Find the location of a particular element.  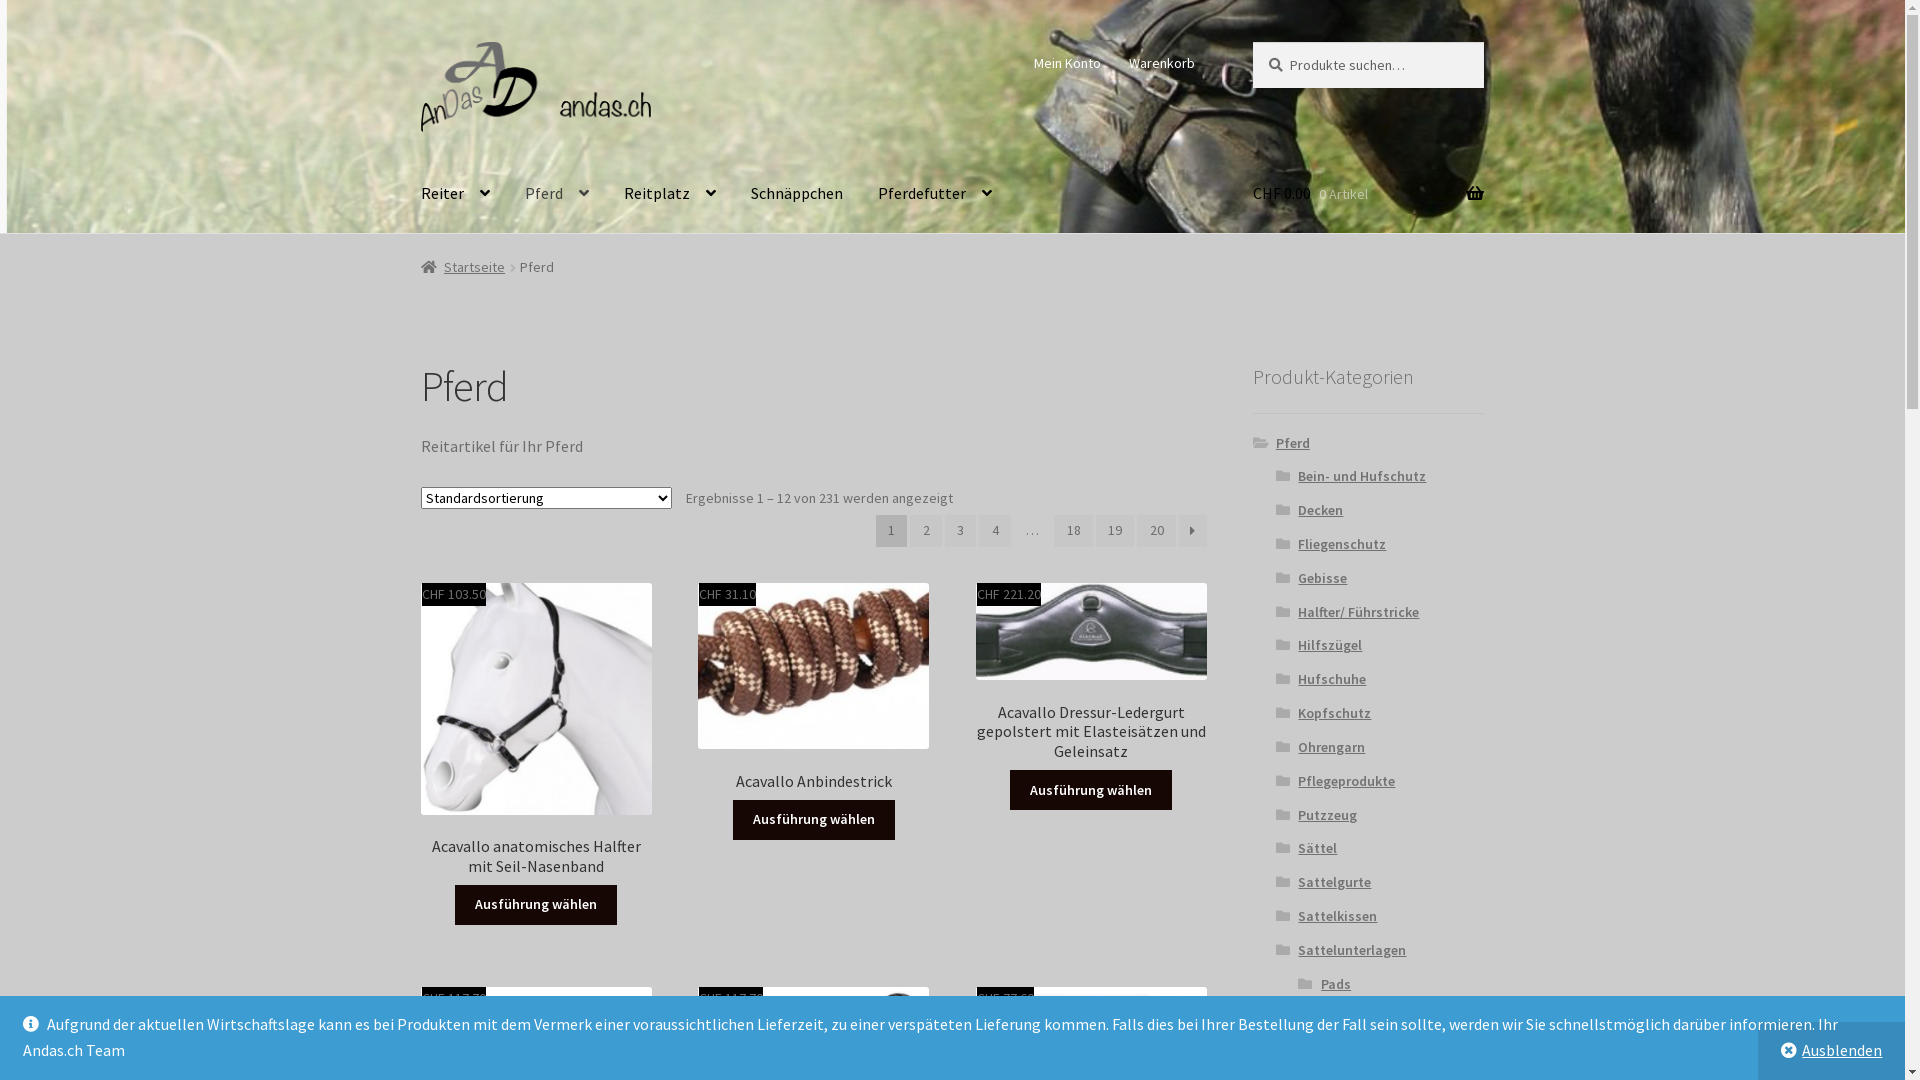

'Pferd' is located at coordinates (556, 193).